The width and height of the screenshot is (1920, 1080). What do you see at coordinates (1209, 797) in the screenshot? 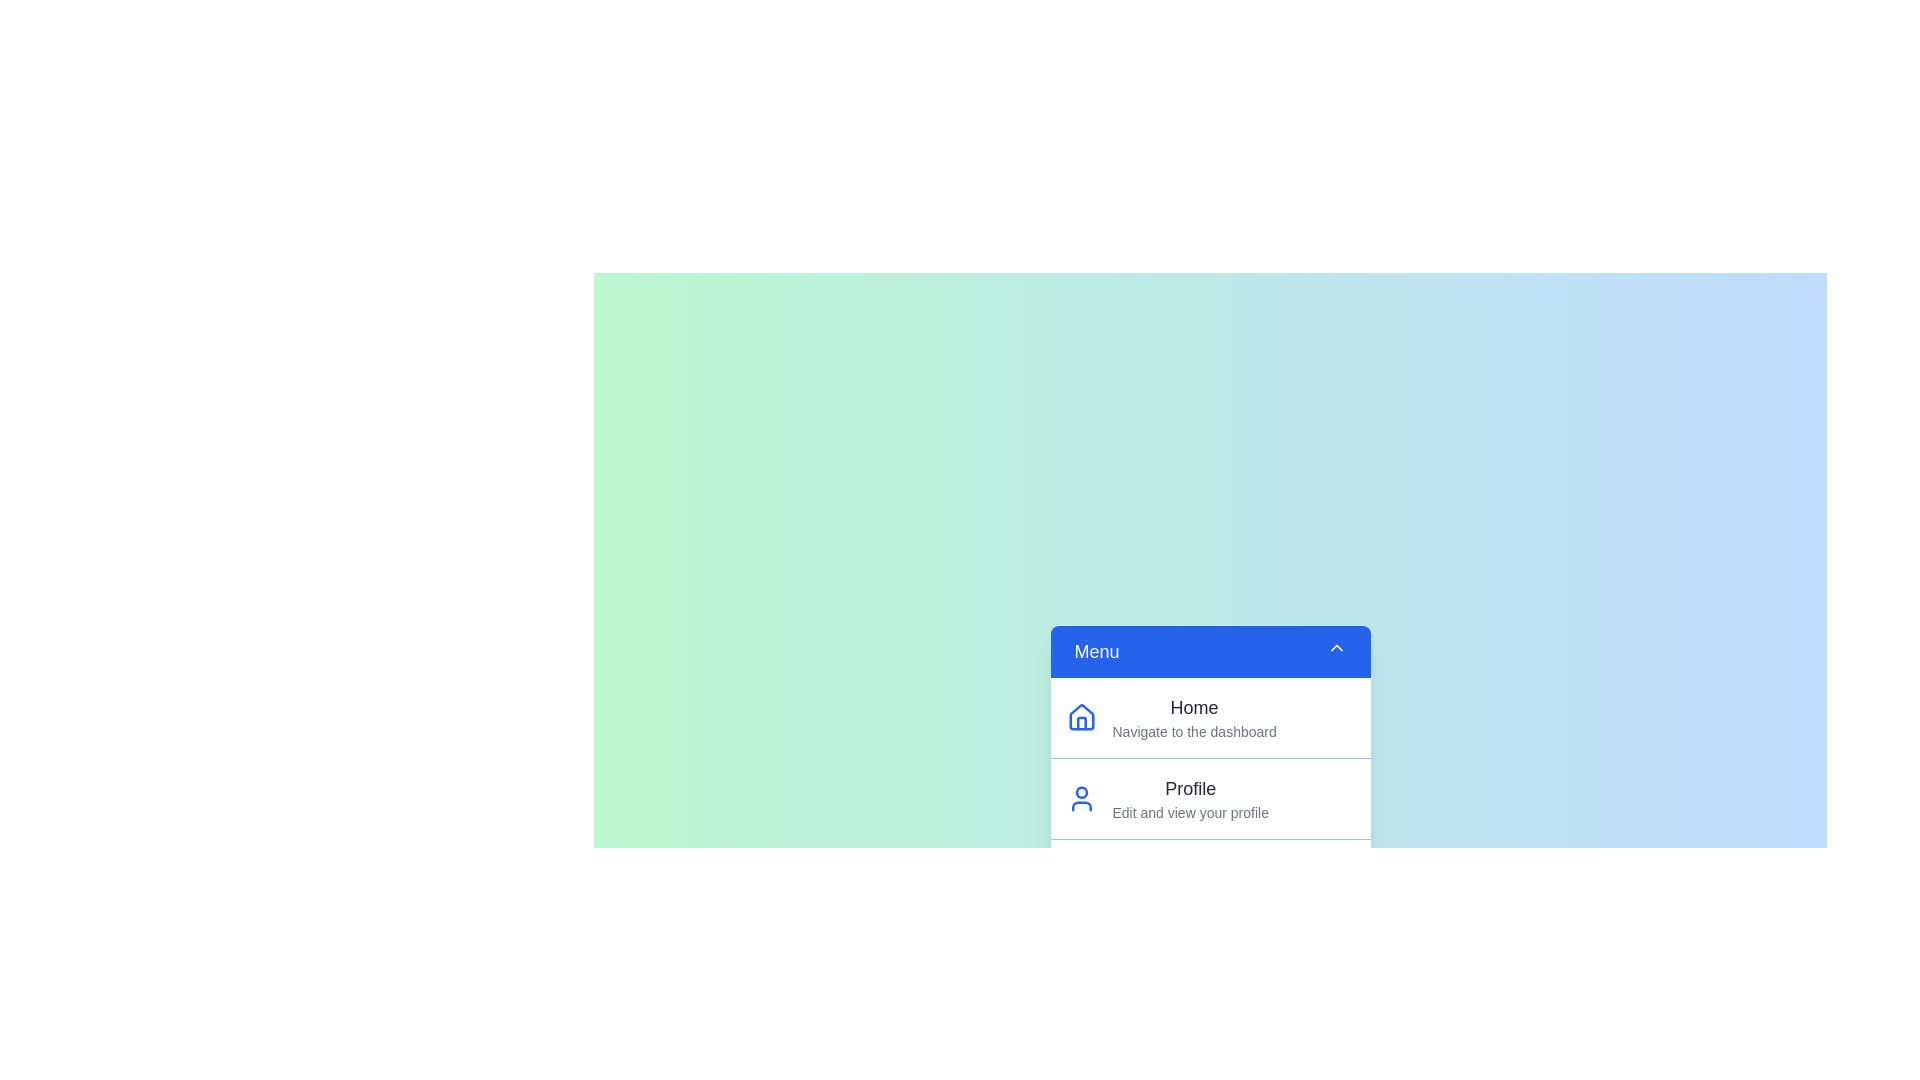
I see `the menu item Profile from the list` at bounding box center [1209, 797].